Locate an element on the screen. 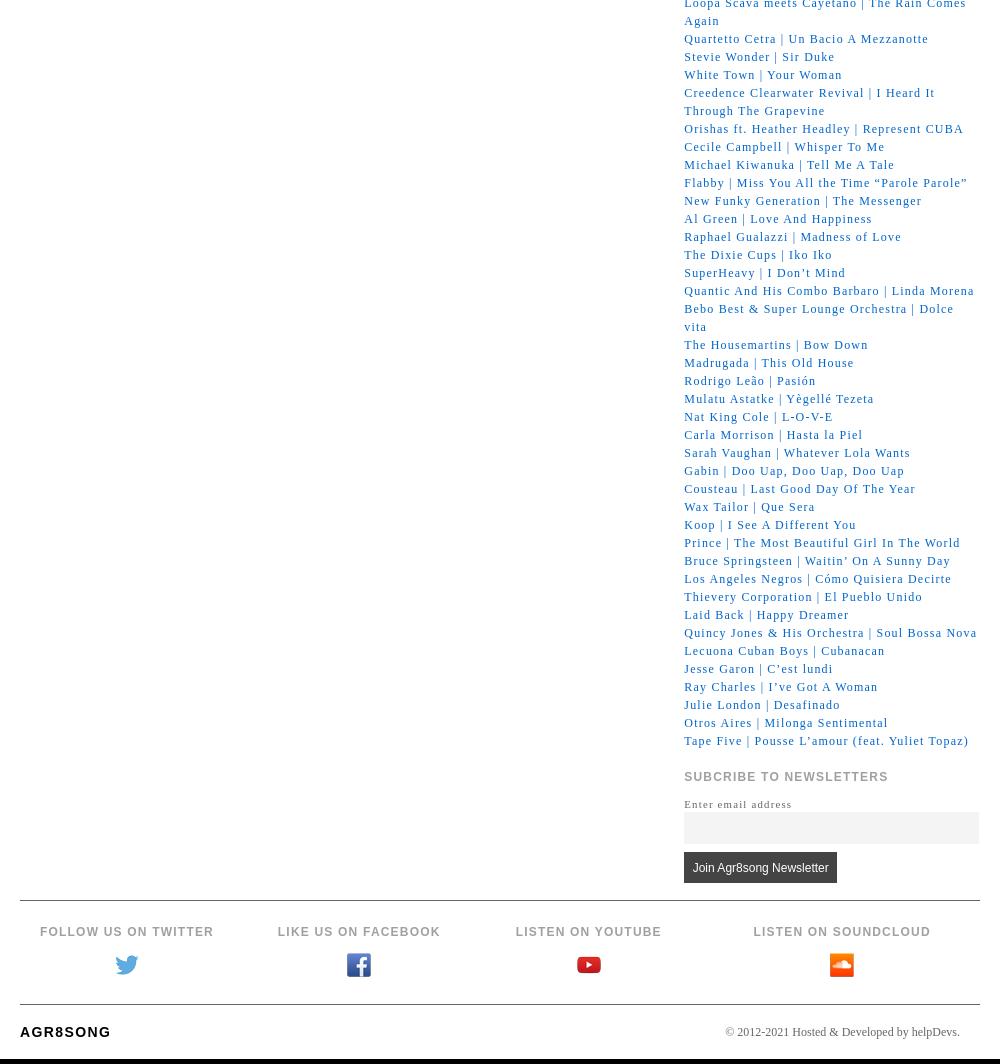 Image resolution: width=1000 pixels, height=1064 pixels. 'Otros Aires | Milonga Sentimental' is located at coordinates (786, 722).